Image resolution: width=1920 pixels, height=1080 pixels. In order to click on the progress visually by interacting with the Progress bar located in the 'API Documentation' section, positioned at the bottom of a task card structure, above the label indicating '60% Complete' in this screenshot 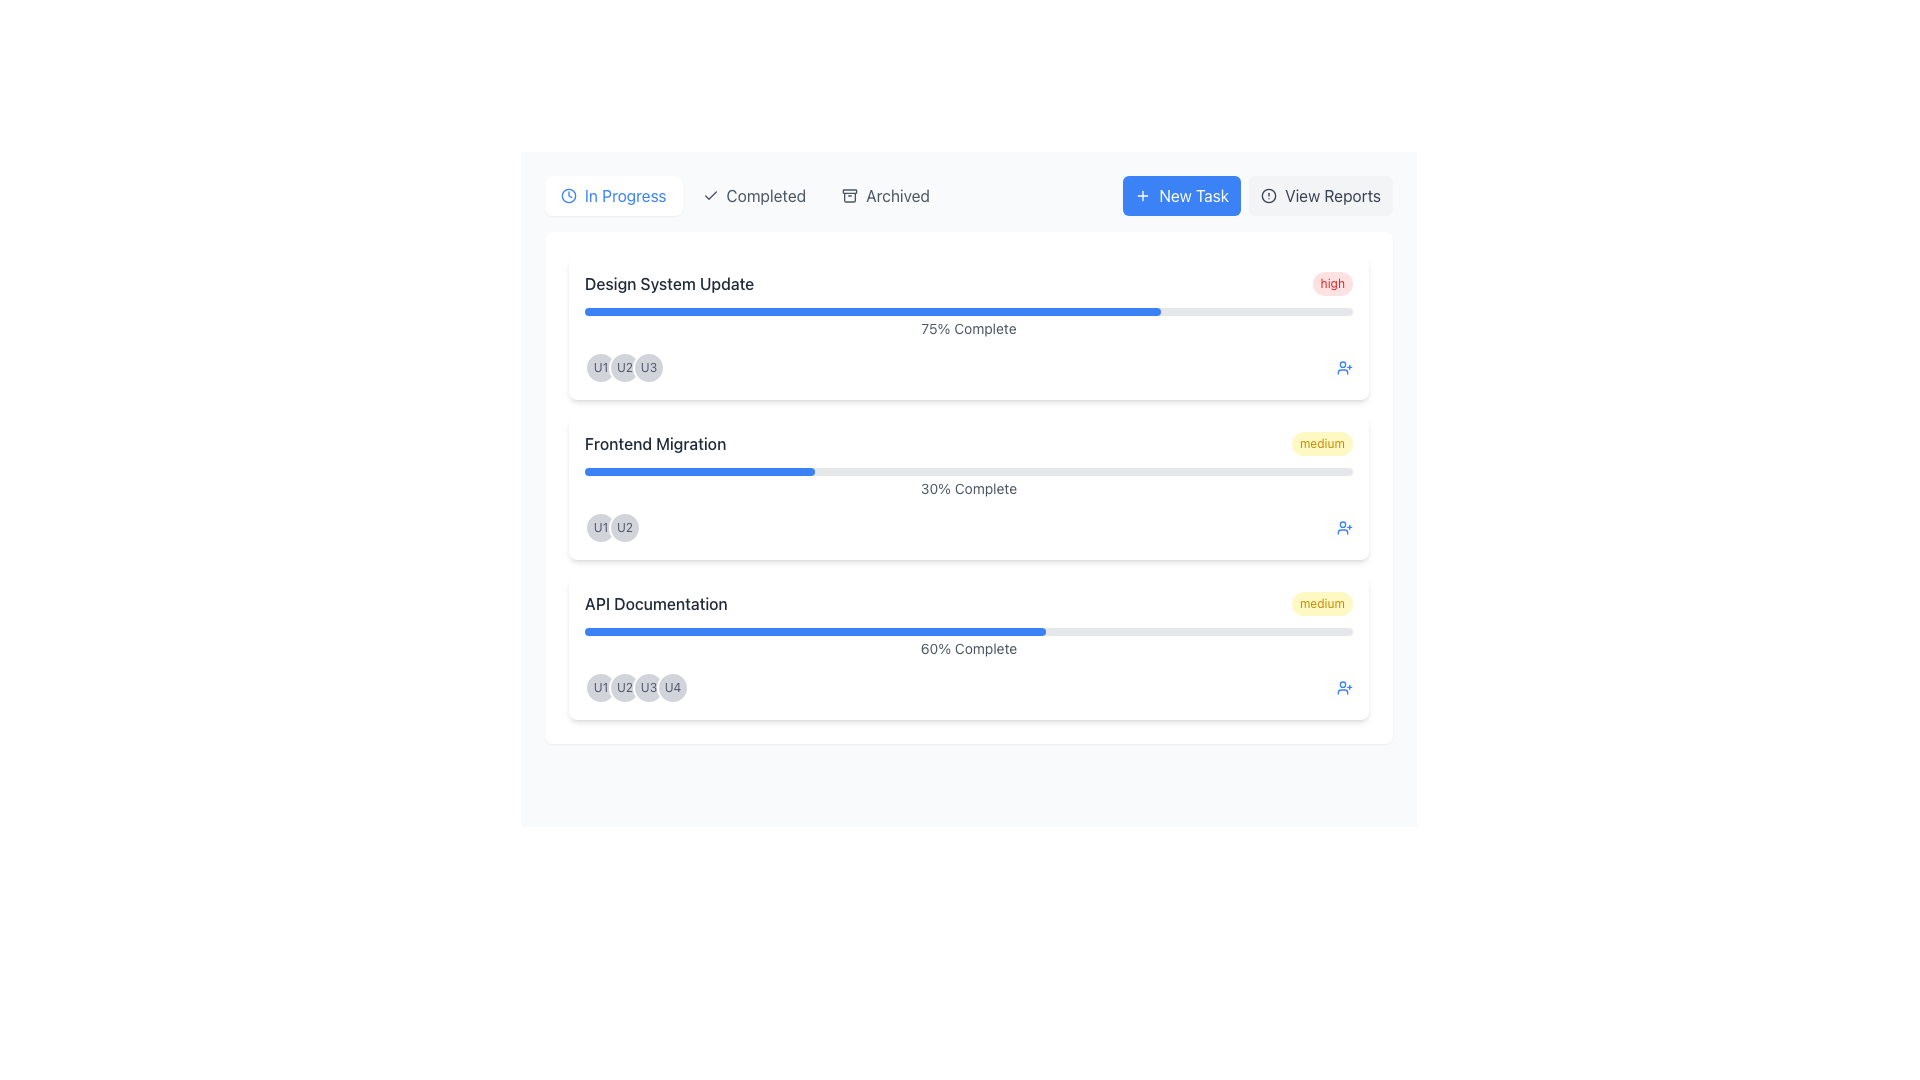, I will do `click(969, 632)`.